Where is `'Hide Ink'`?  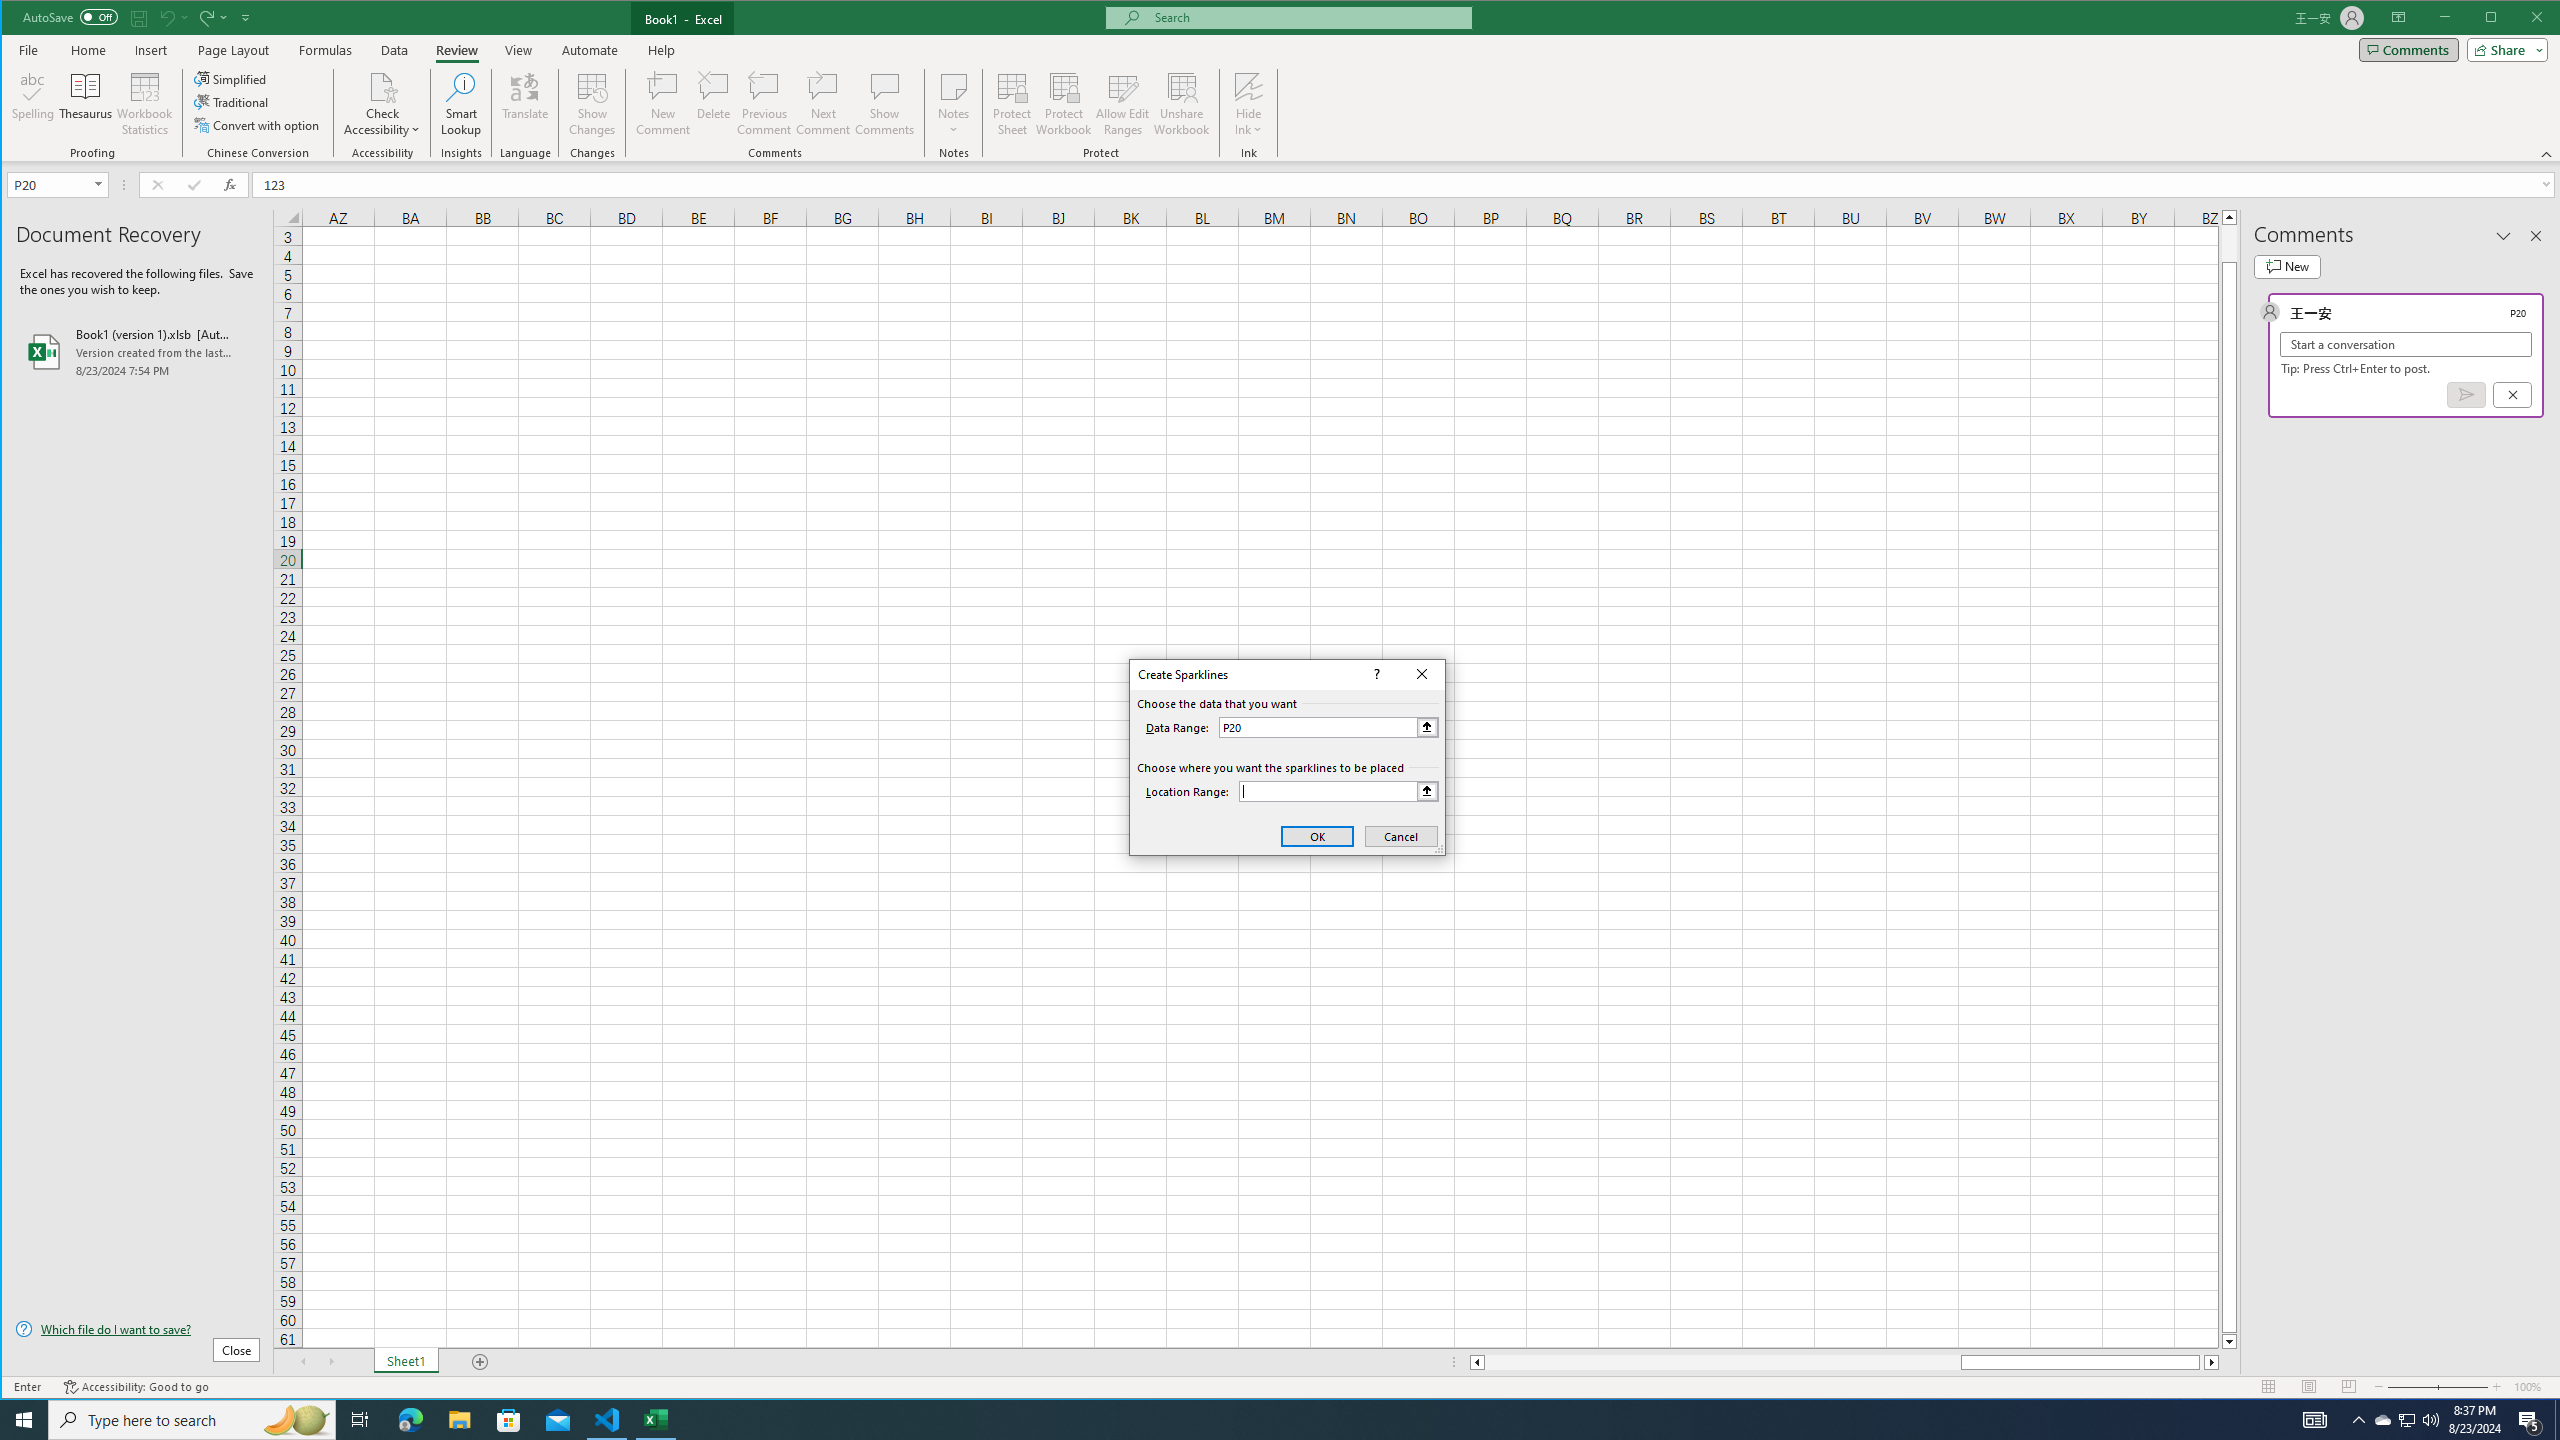 'Hide Ink' is located at coordinates (1248, 103).